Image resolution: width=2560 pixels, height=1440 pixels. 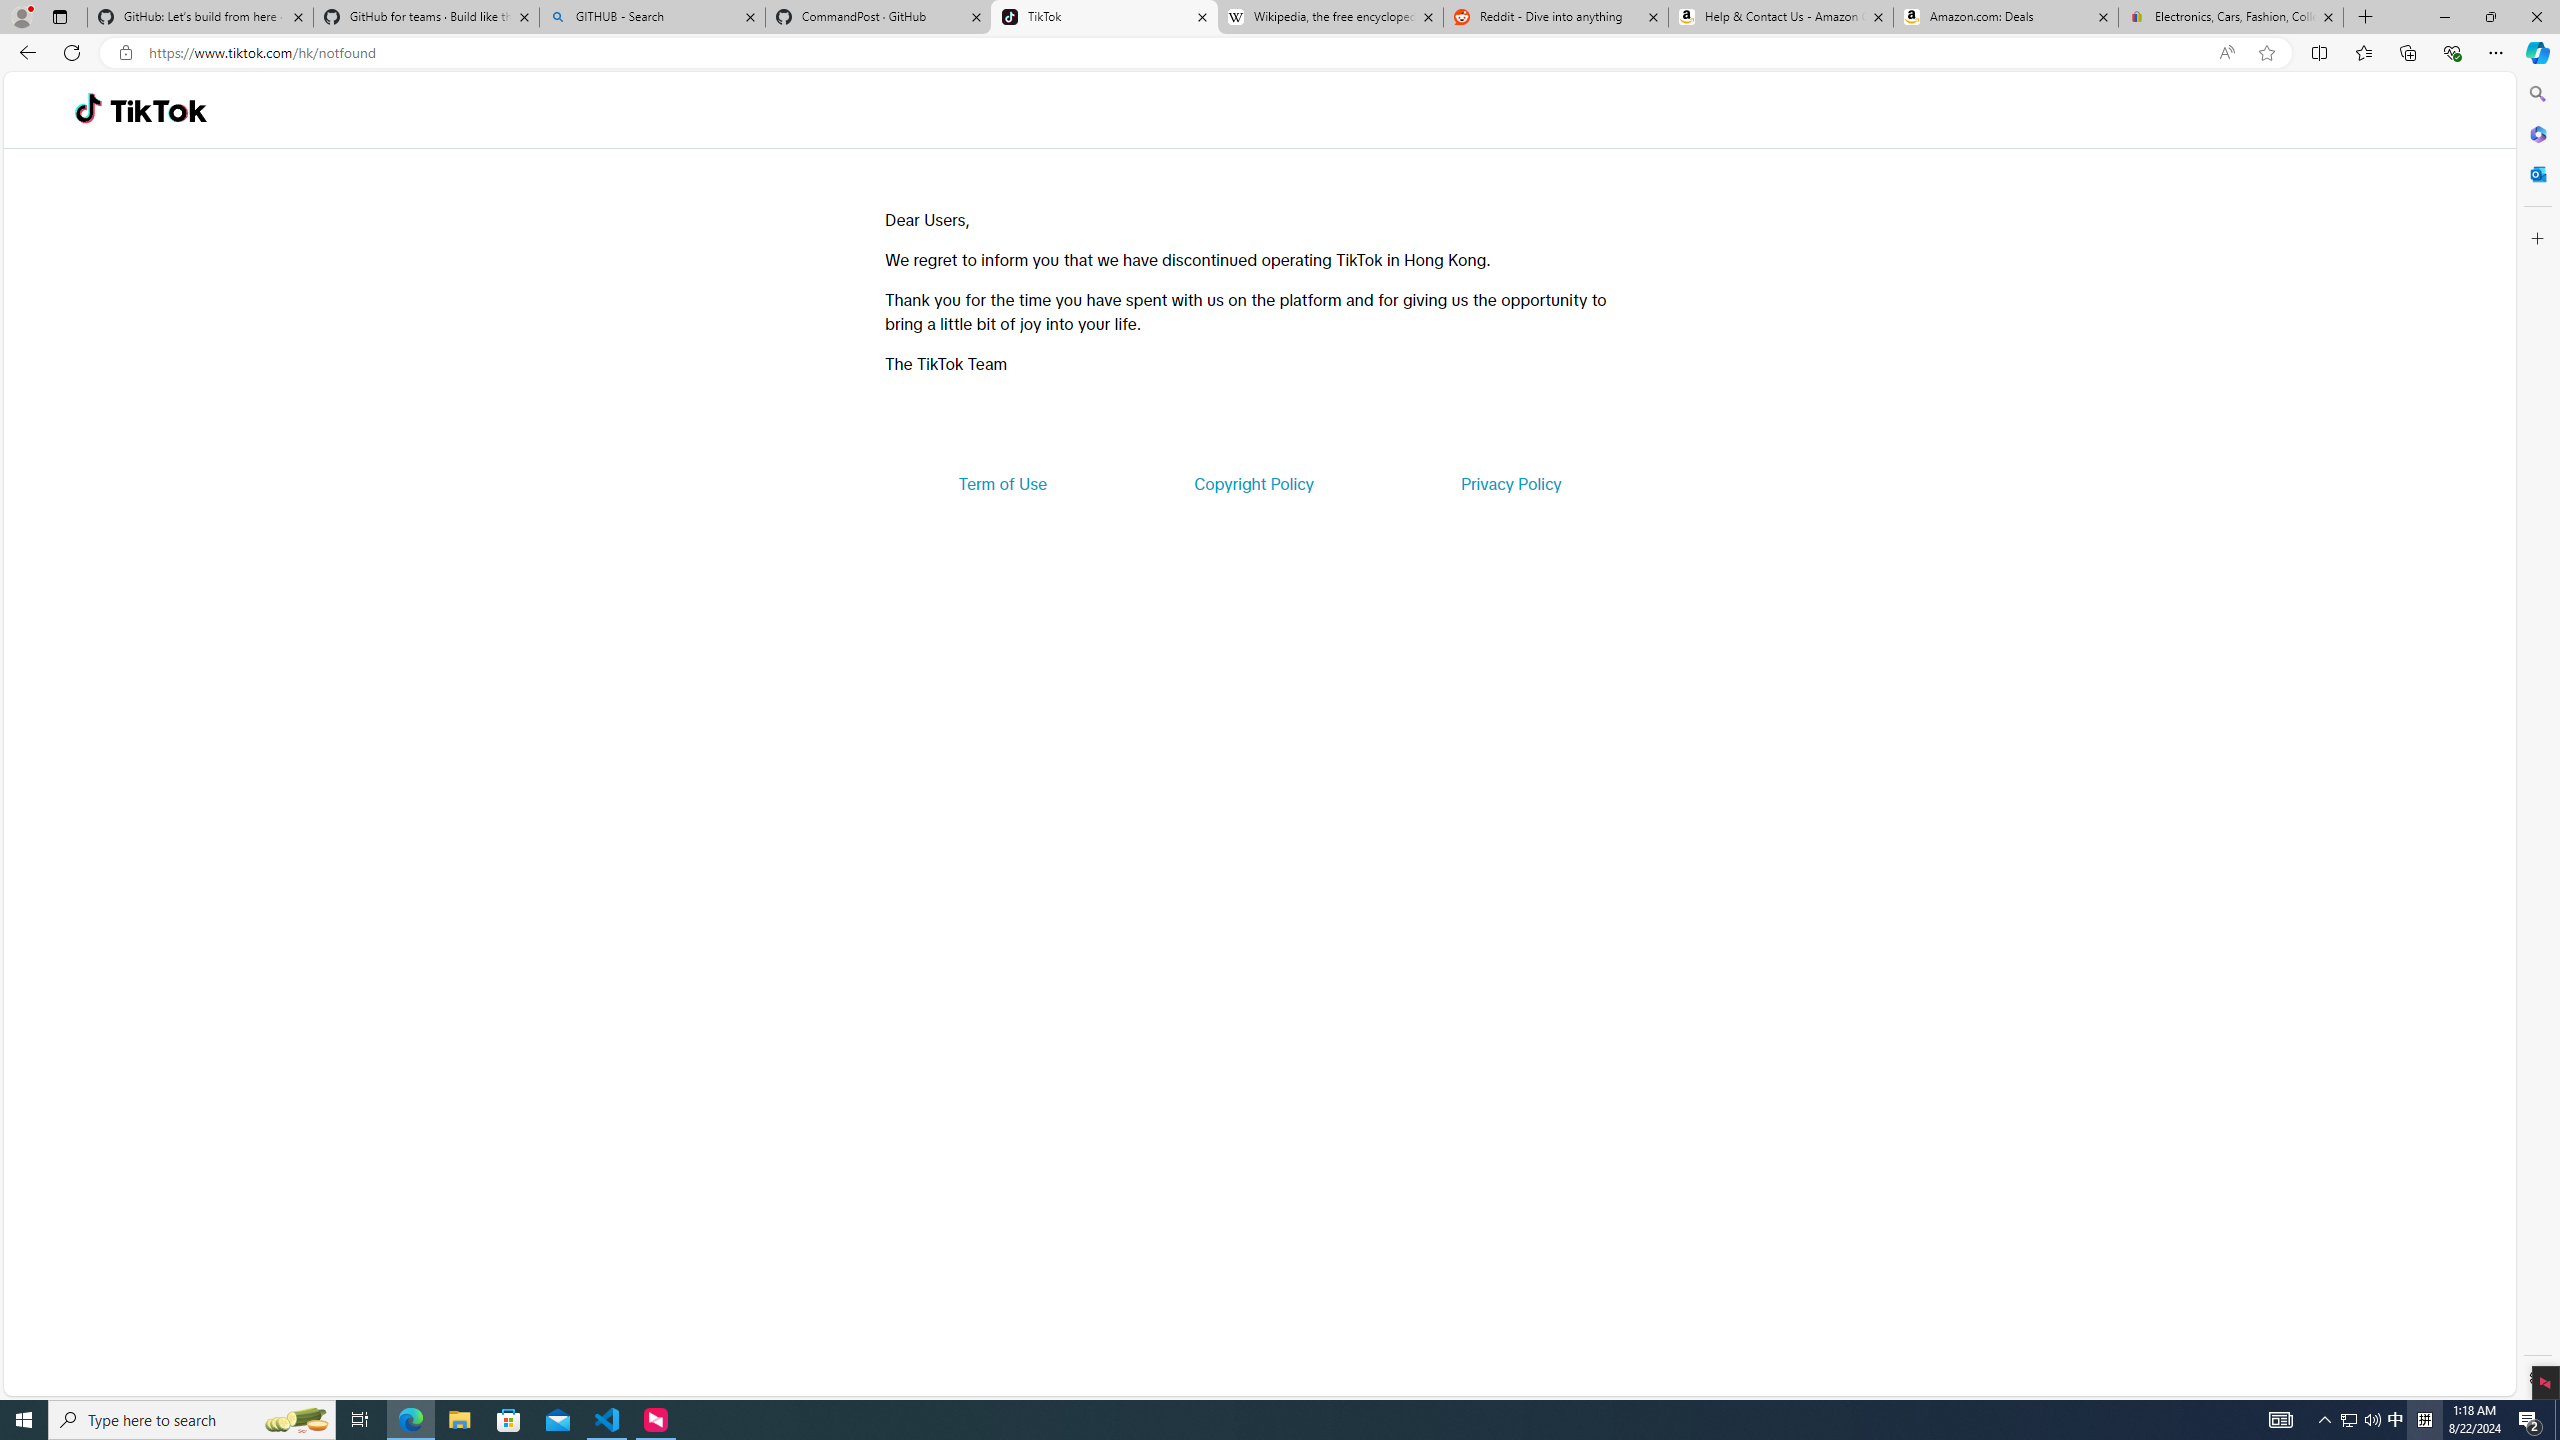 What do you see at coordinates (1509, 482) in the screenshot?
I see `'Privacy Policy'` at bounding box center [1509, 482].